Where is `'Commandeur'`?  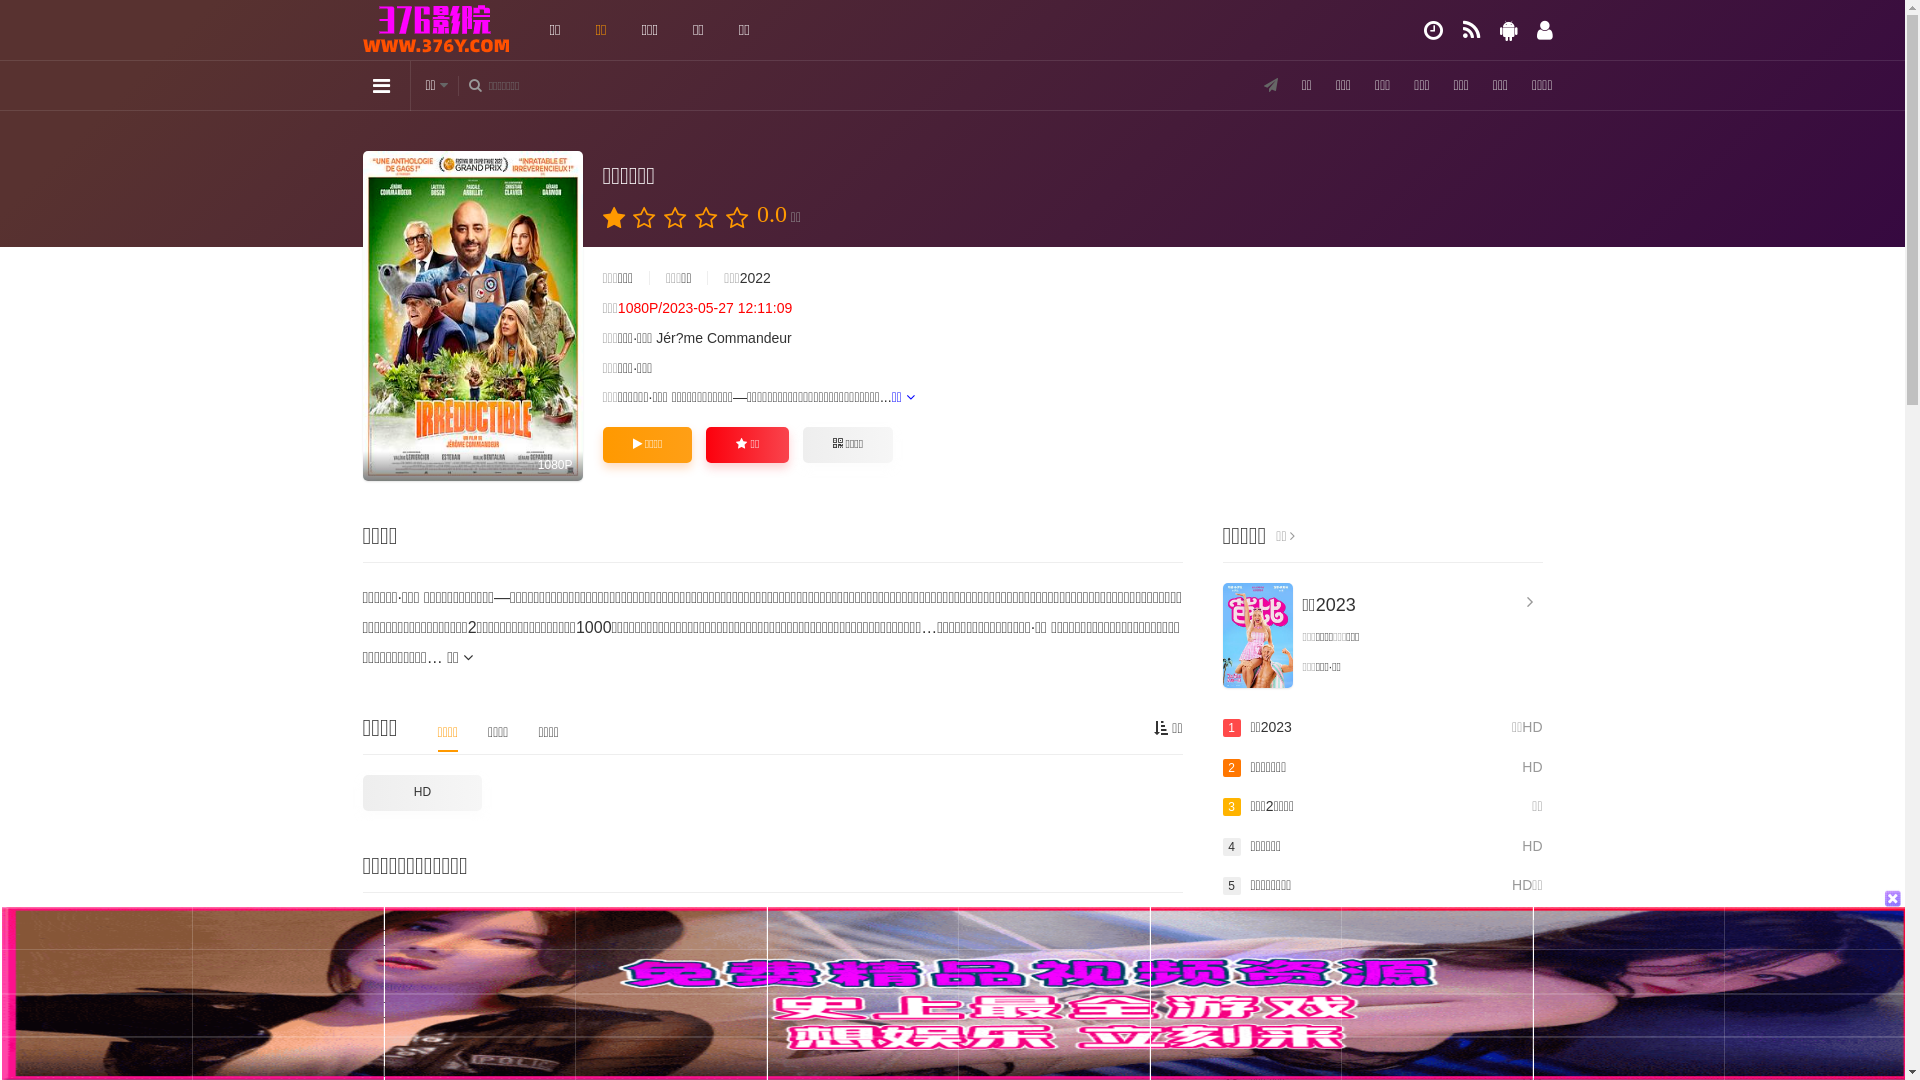 'Commandeur' is located at coordinates (706, 337).